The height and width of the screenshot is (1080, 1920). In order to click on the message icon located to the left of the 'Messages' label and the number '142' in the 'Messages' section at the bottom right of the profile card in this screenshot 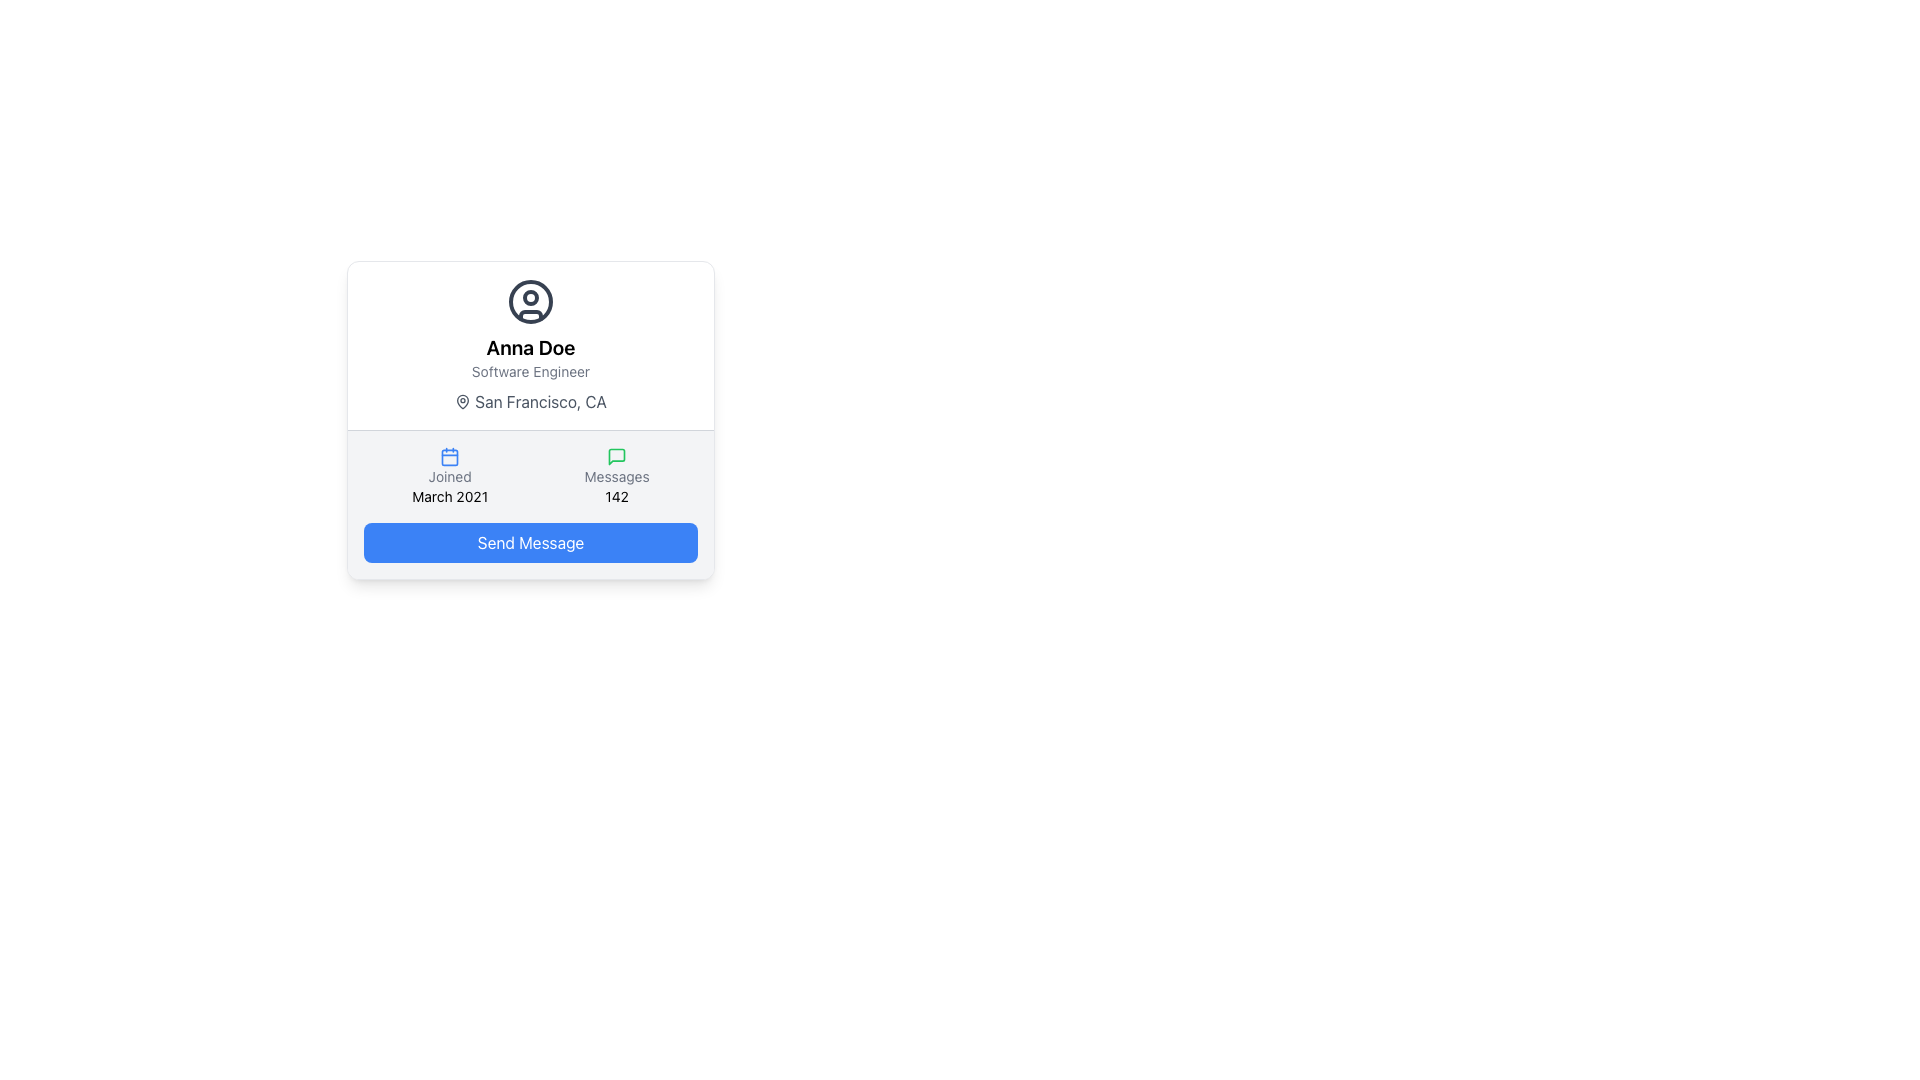, I will do `click(616, 456)`.